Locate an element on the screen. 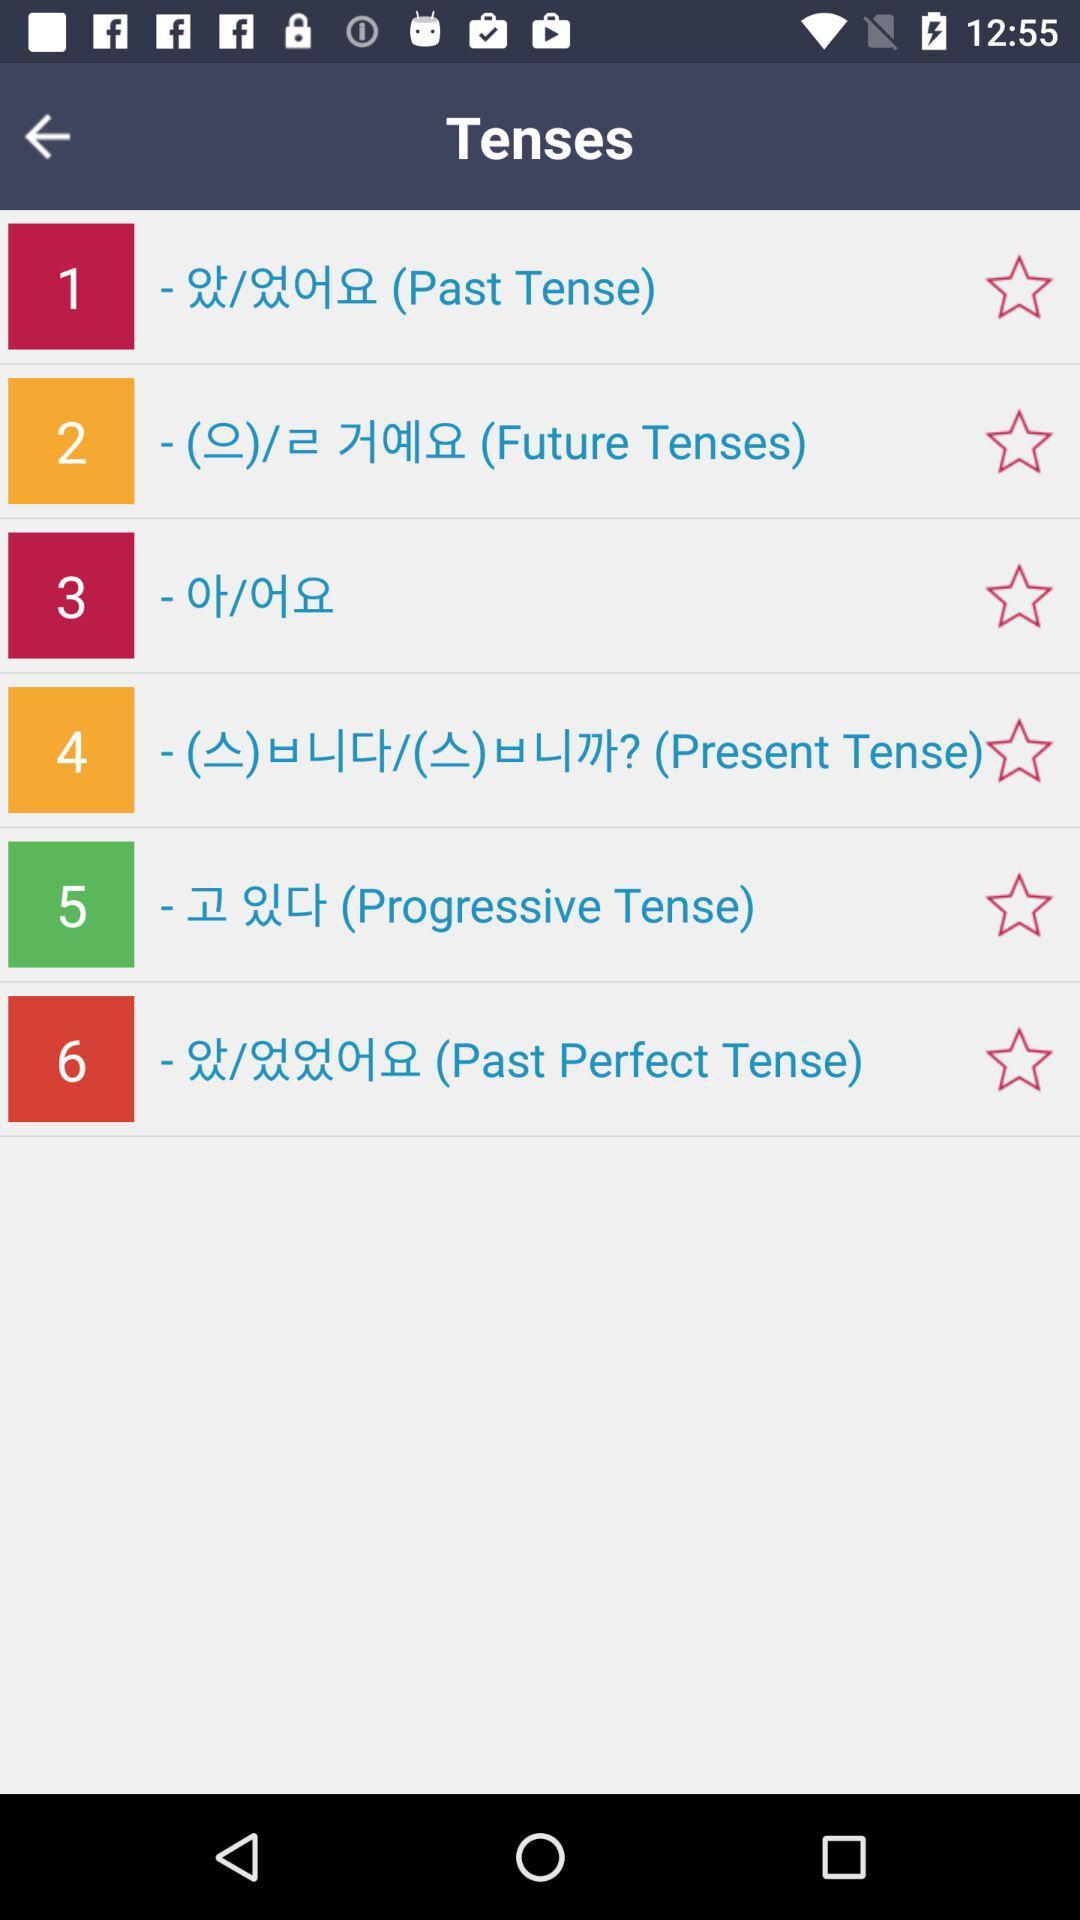 Image resolution: width=1080 pixels, height=1920 pixels. 3 is located at coordinates (70, 594).